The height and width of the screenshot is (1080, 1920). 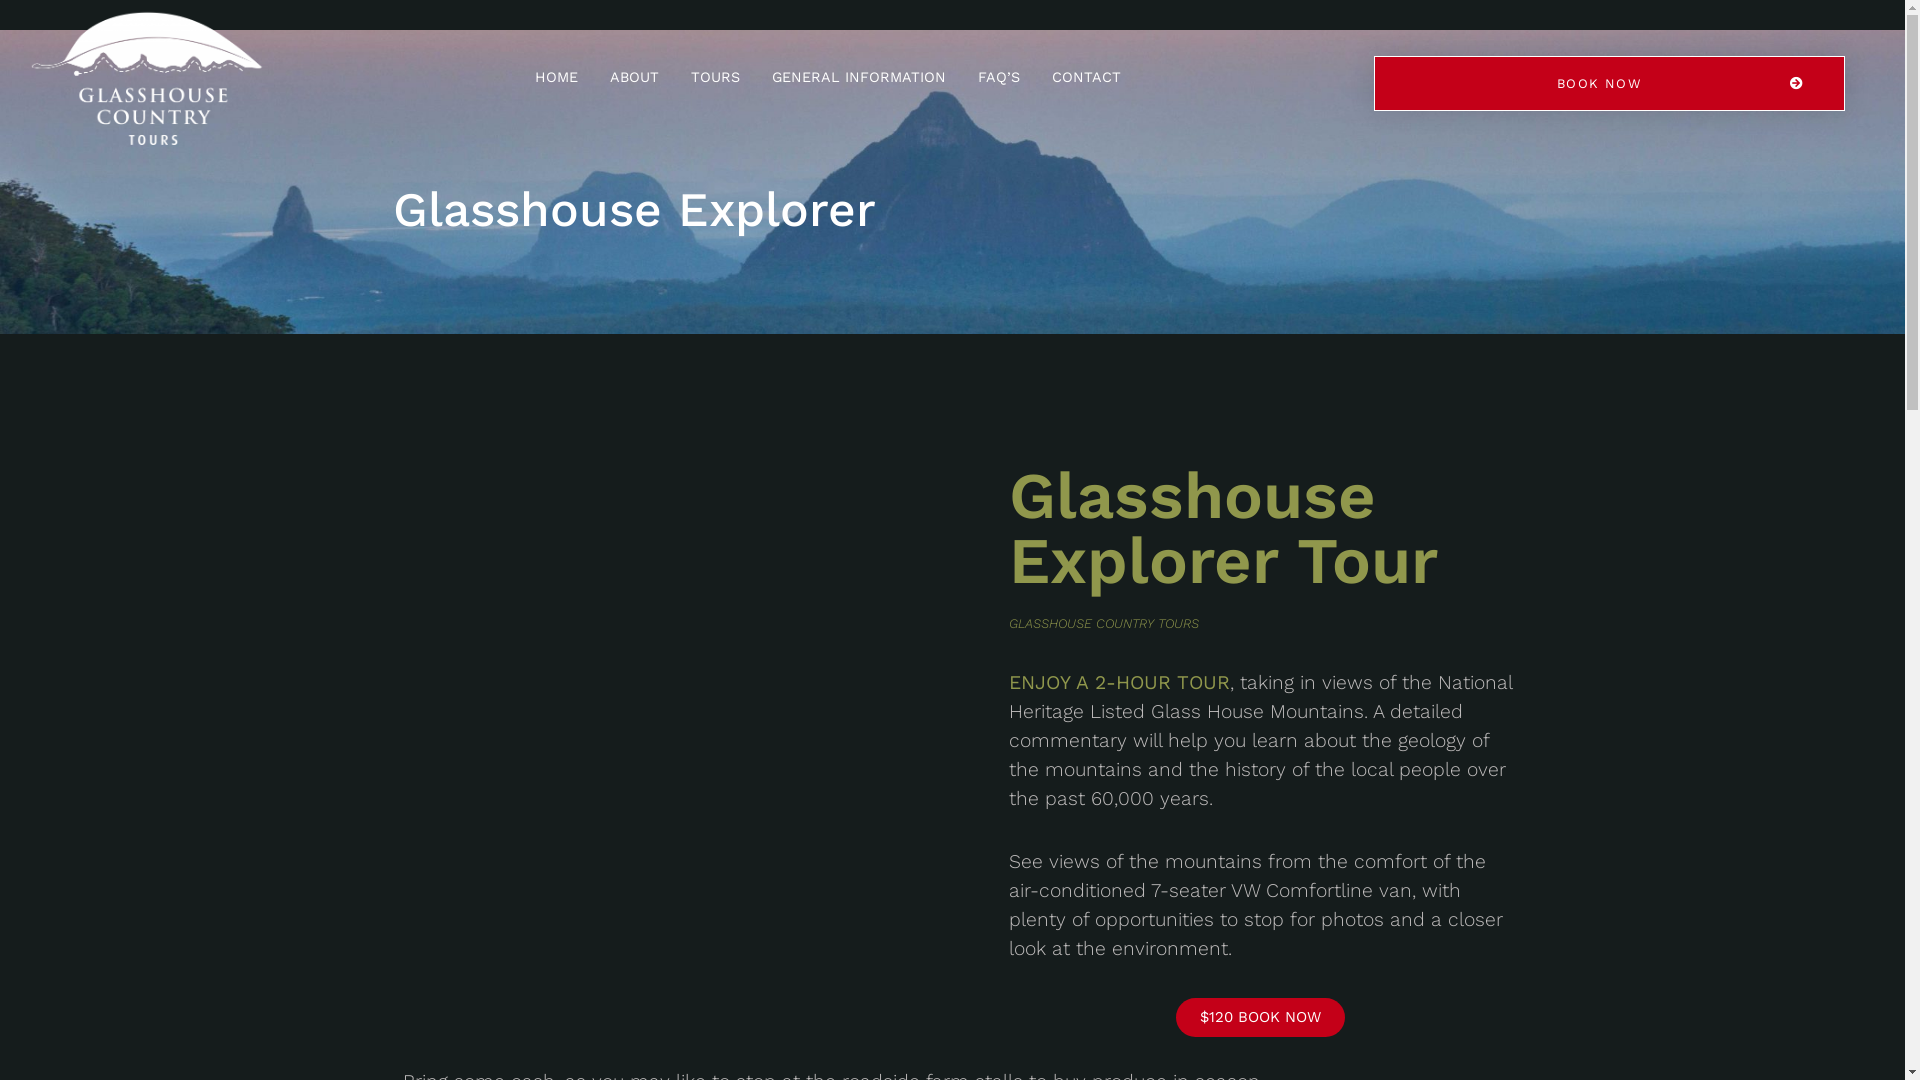 I want to click on '$120 BOOK NOW', so click(x=1259, y=1017).